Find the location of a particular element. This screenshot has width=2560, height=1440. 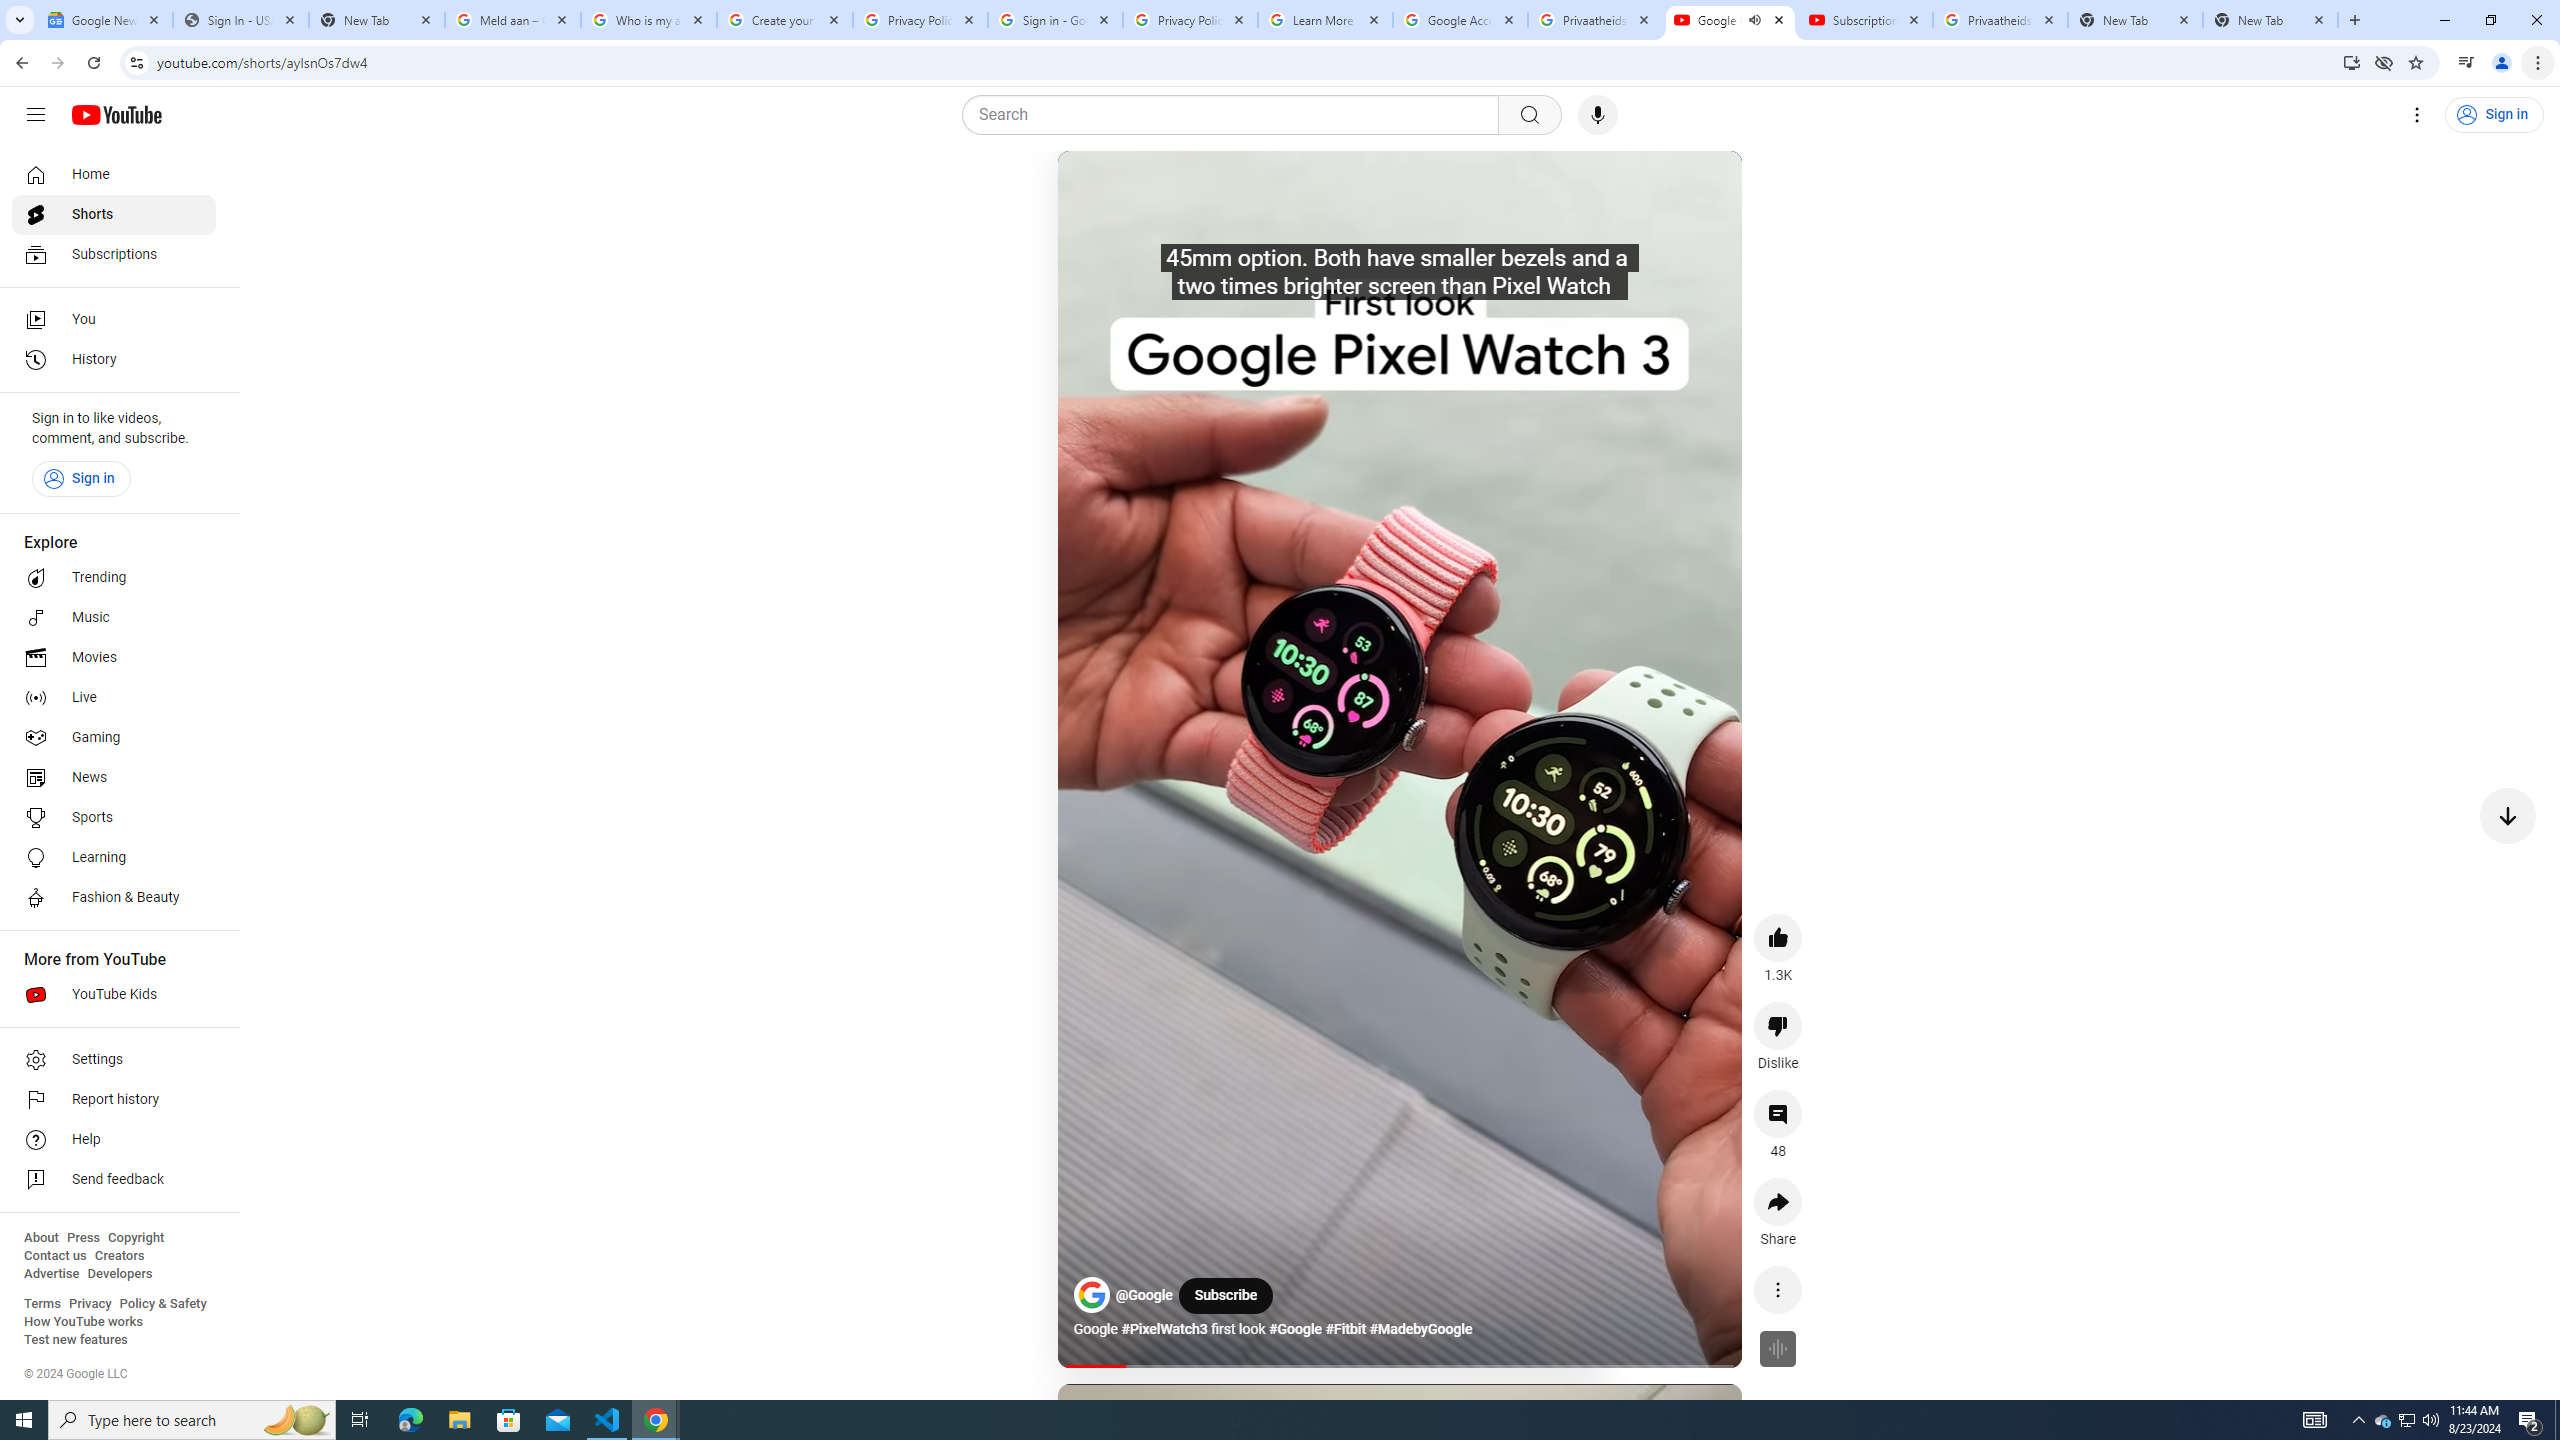

'Subscriptions - YouTube' is located at coordinates (1866, 19).